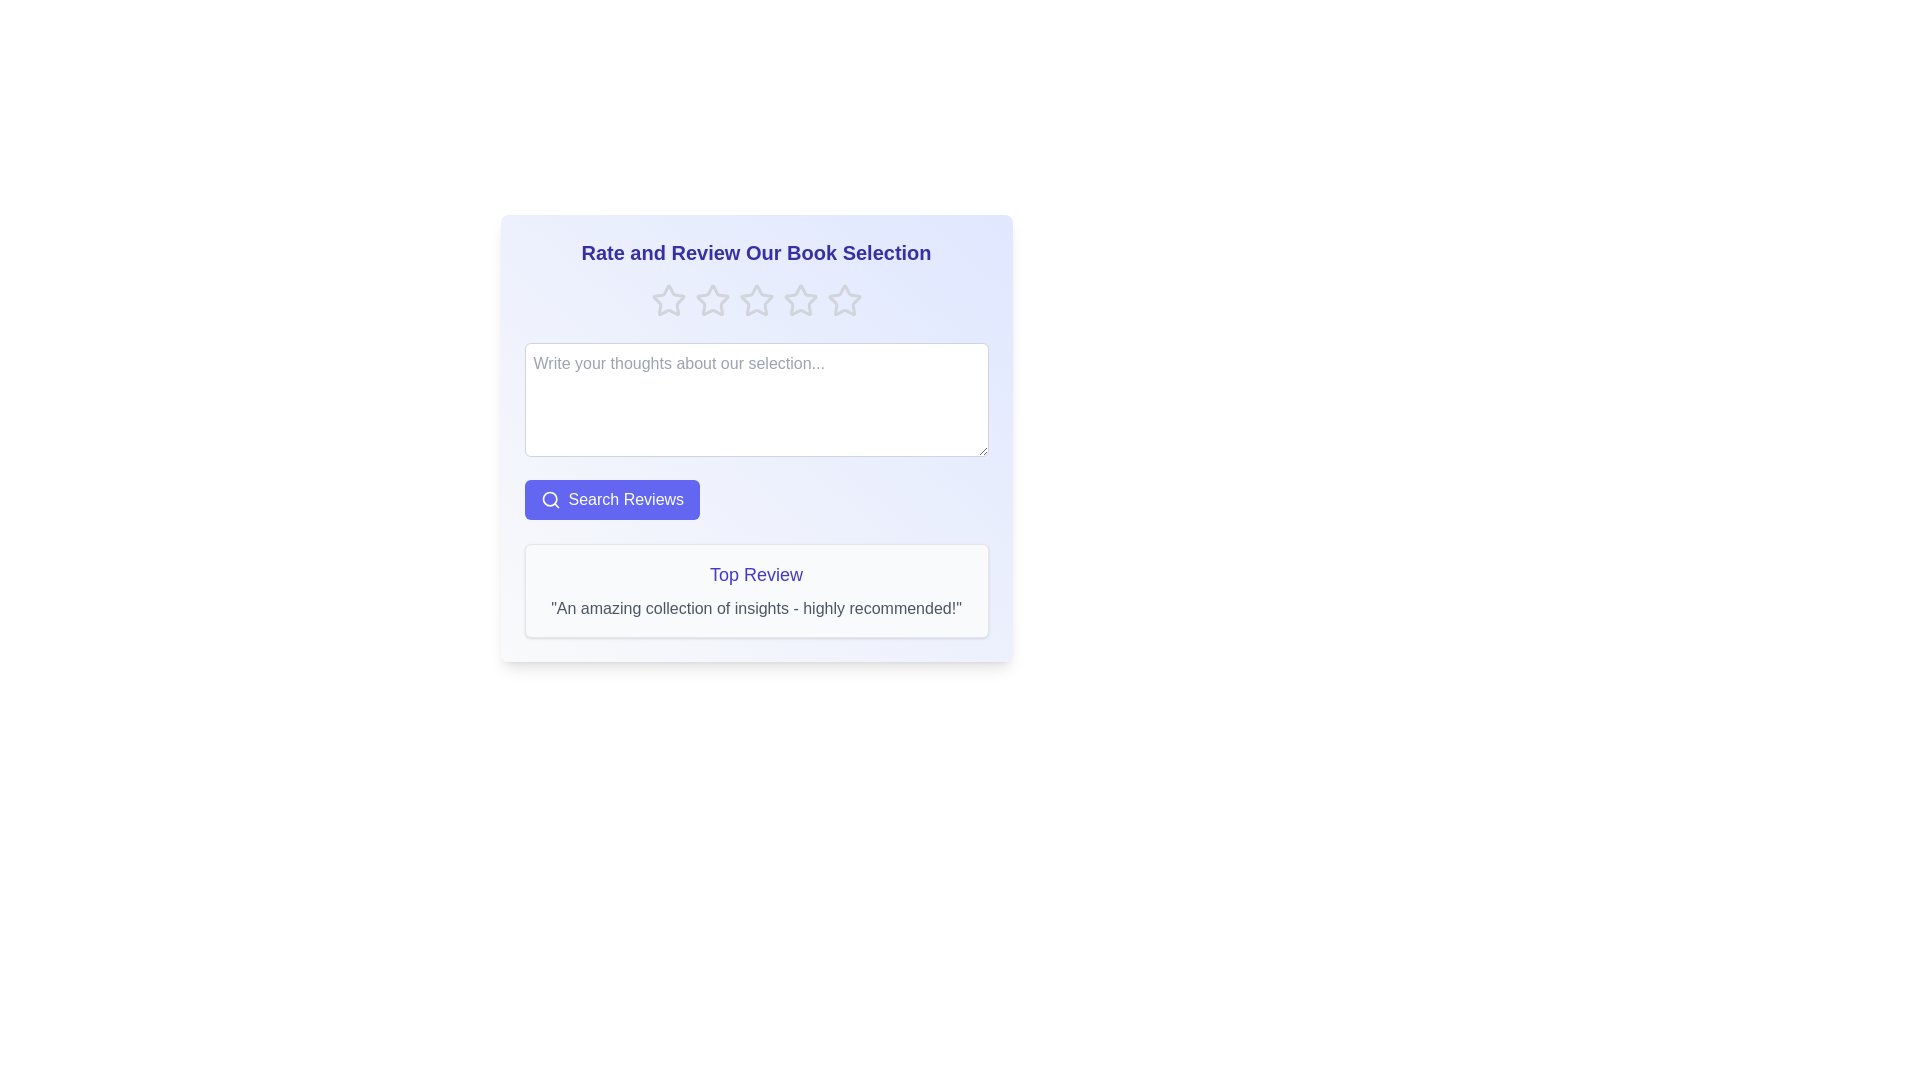 This screenshot has height=1080, width=1920. I want to click on 'Search Reviews' button, so click(611, 499).